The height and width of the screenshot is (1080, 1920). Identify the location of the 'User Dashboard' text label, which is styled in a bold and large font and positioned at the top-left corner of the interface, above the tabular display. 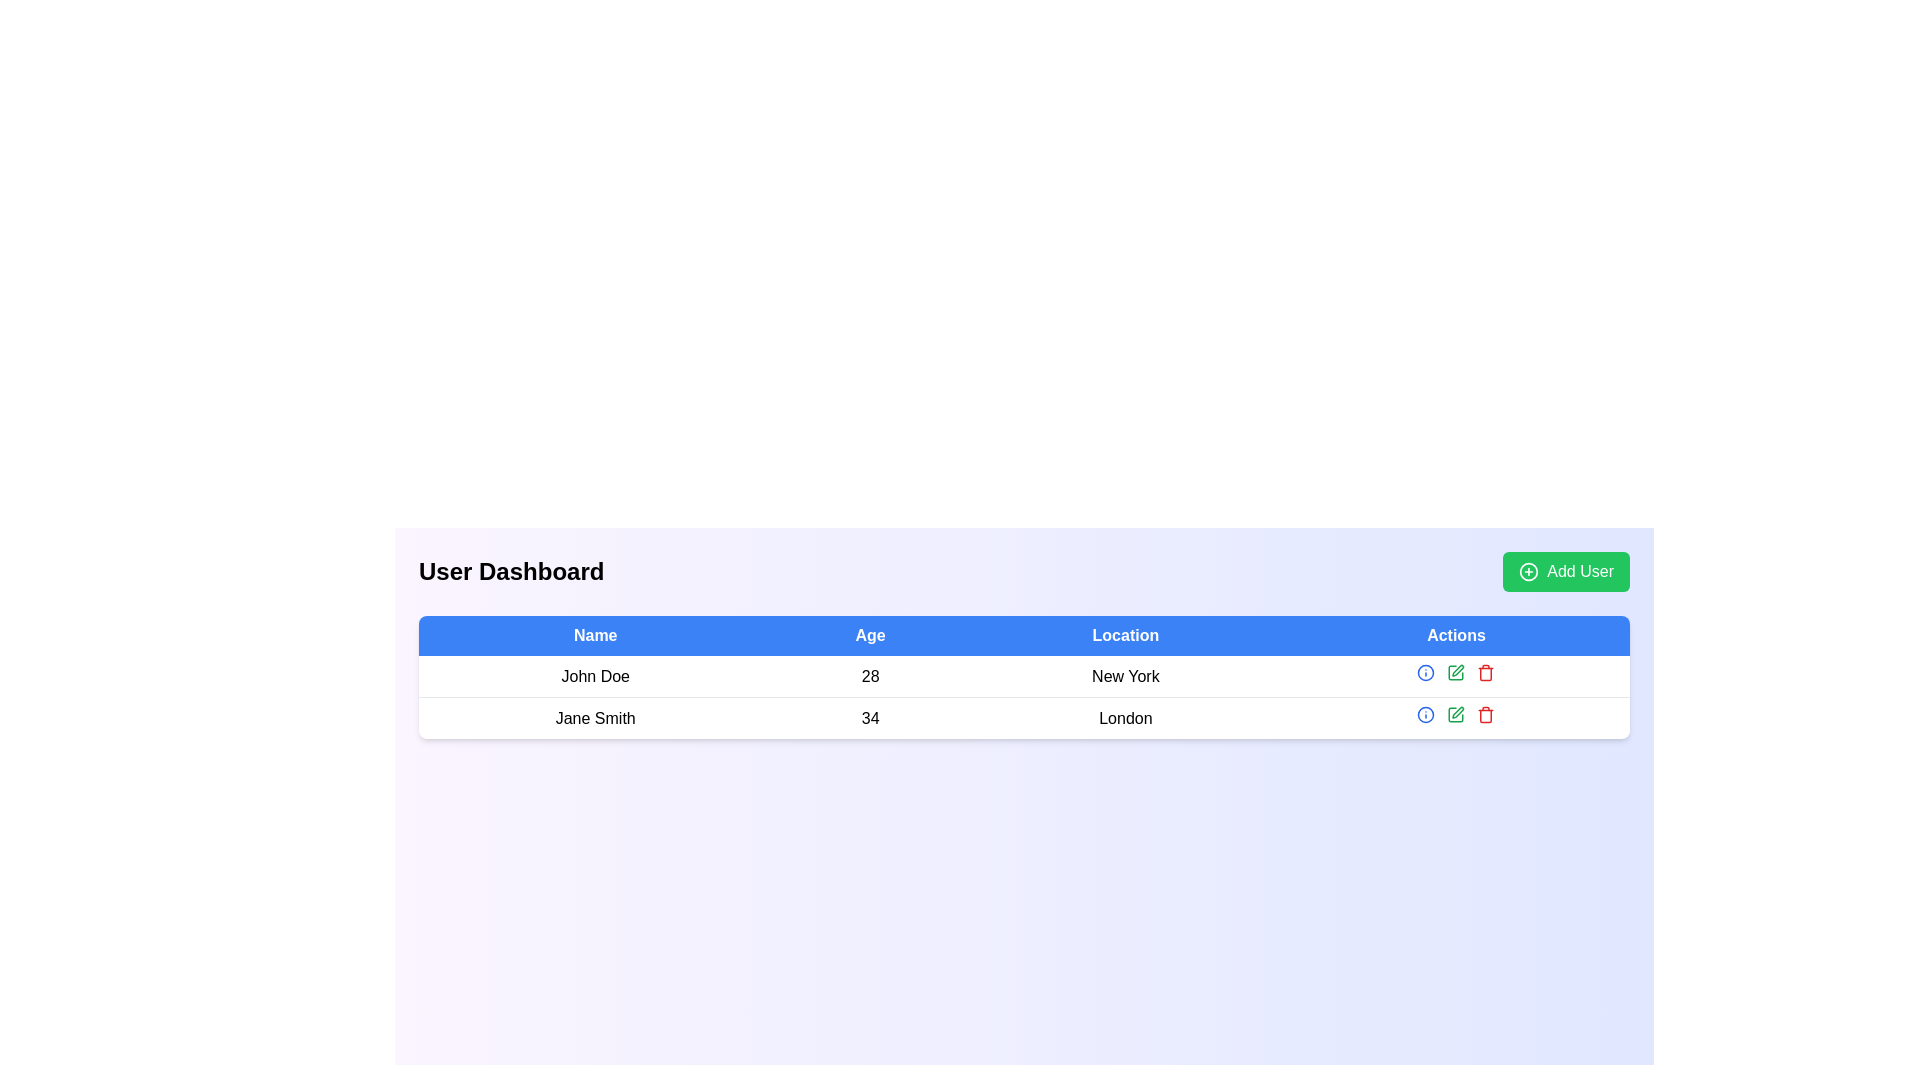
(511, 571).